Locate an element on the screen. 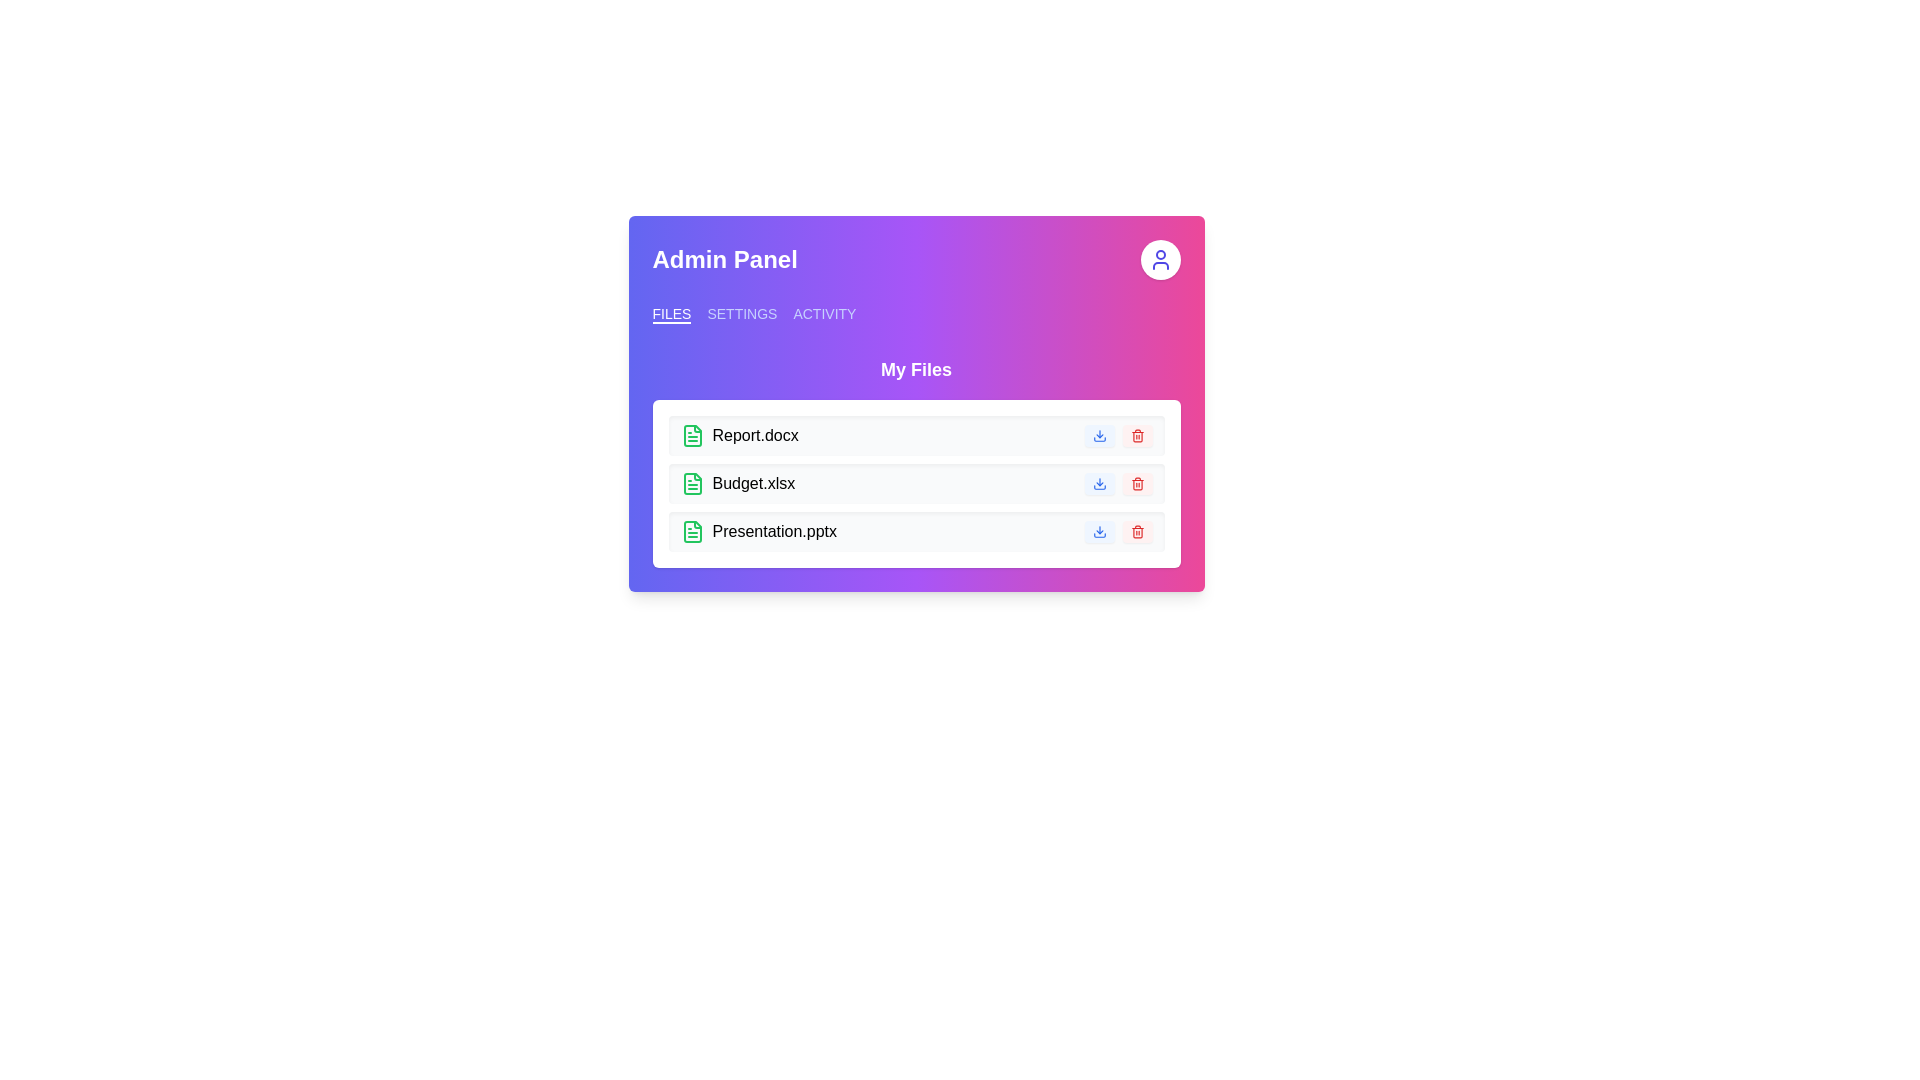 This screenshot has height=1080, width=1920. the 'ACTIVITY' navigation link, which is the third item in the top navigation bar, styled in light indigo with a subtle underline on hover, to trigger style transitions is located at coordinates (825, 313).